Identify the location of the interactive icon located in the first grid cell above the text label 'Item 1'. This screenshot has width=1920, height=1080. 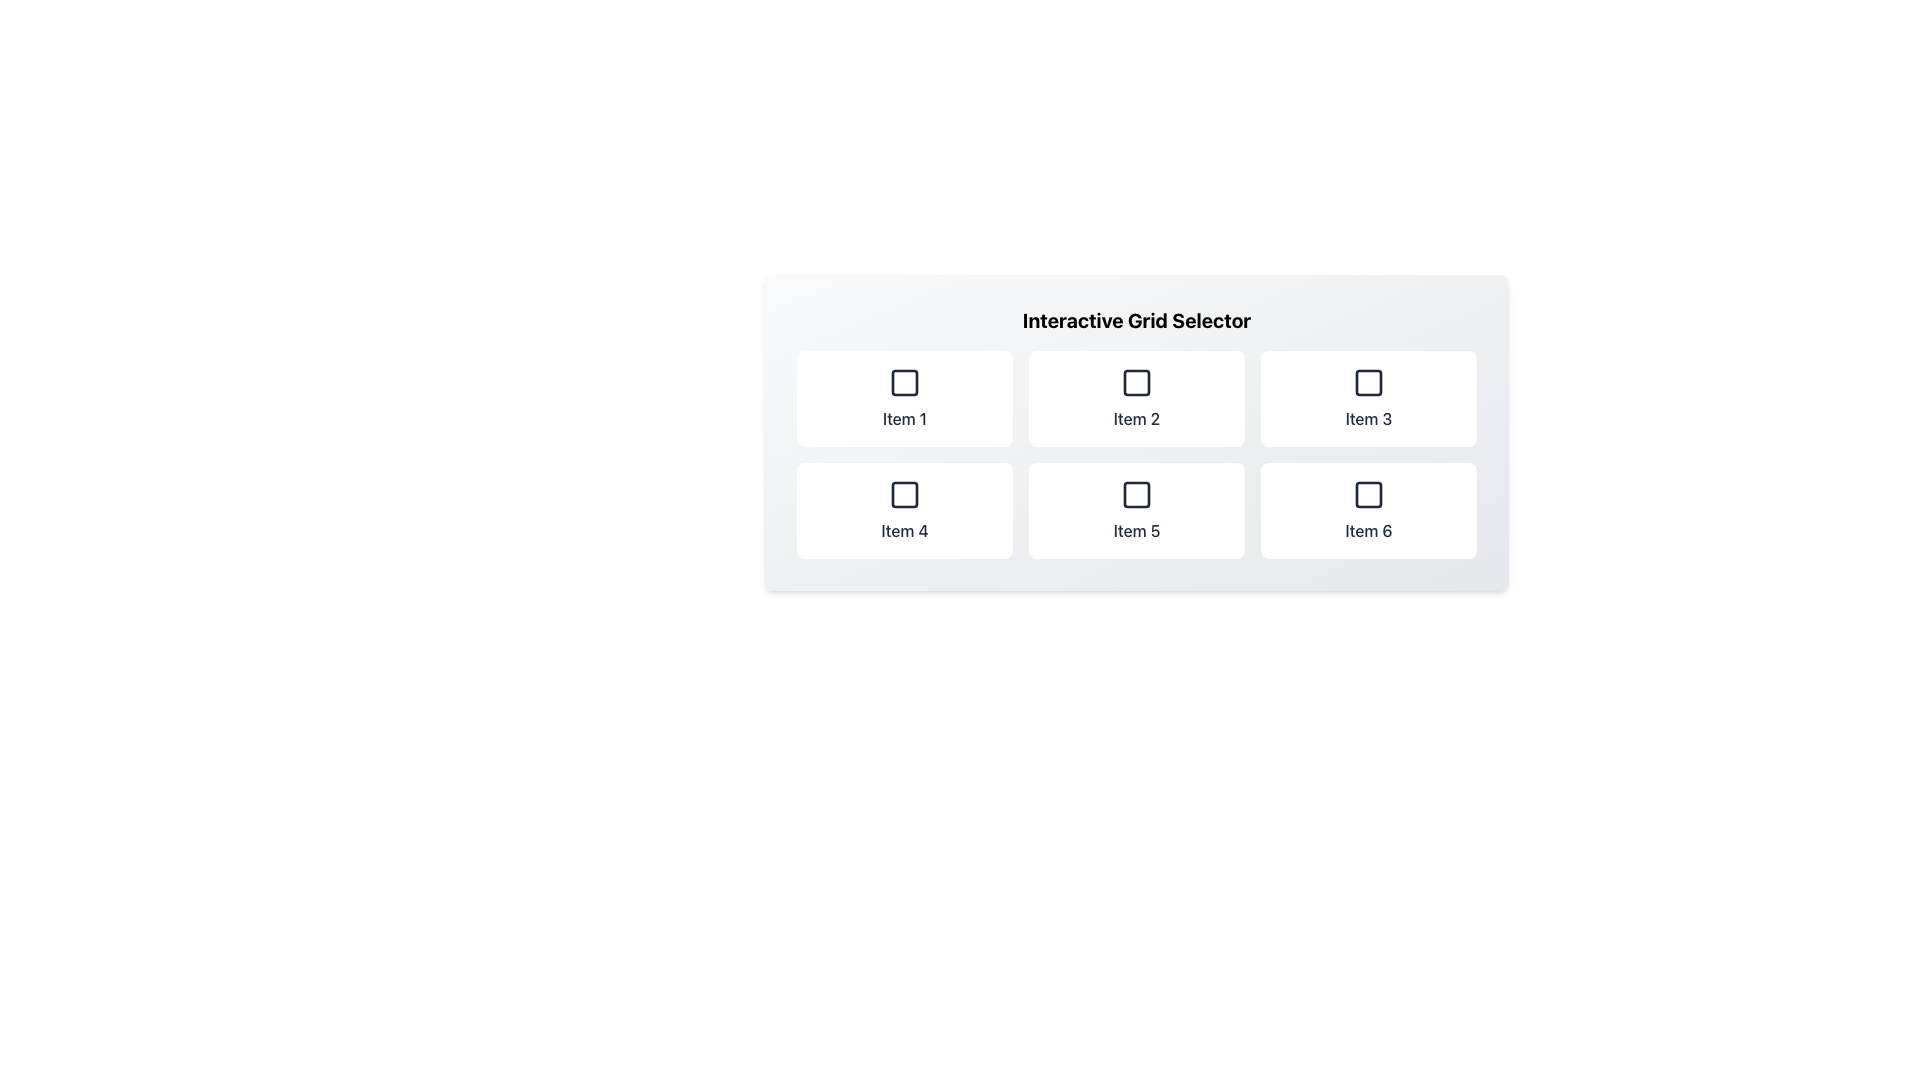
(904, 382).